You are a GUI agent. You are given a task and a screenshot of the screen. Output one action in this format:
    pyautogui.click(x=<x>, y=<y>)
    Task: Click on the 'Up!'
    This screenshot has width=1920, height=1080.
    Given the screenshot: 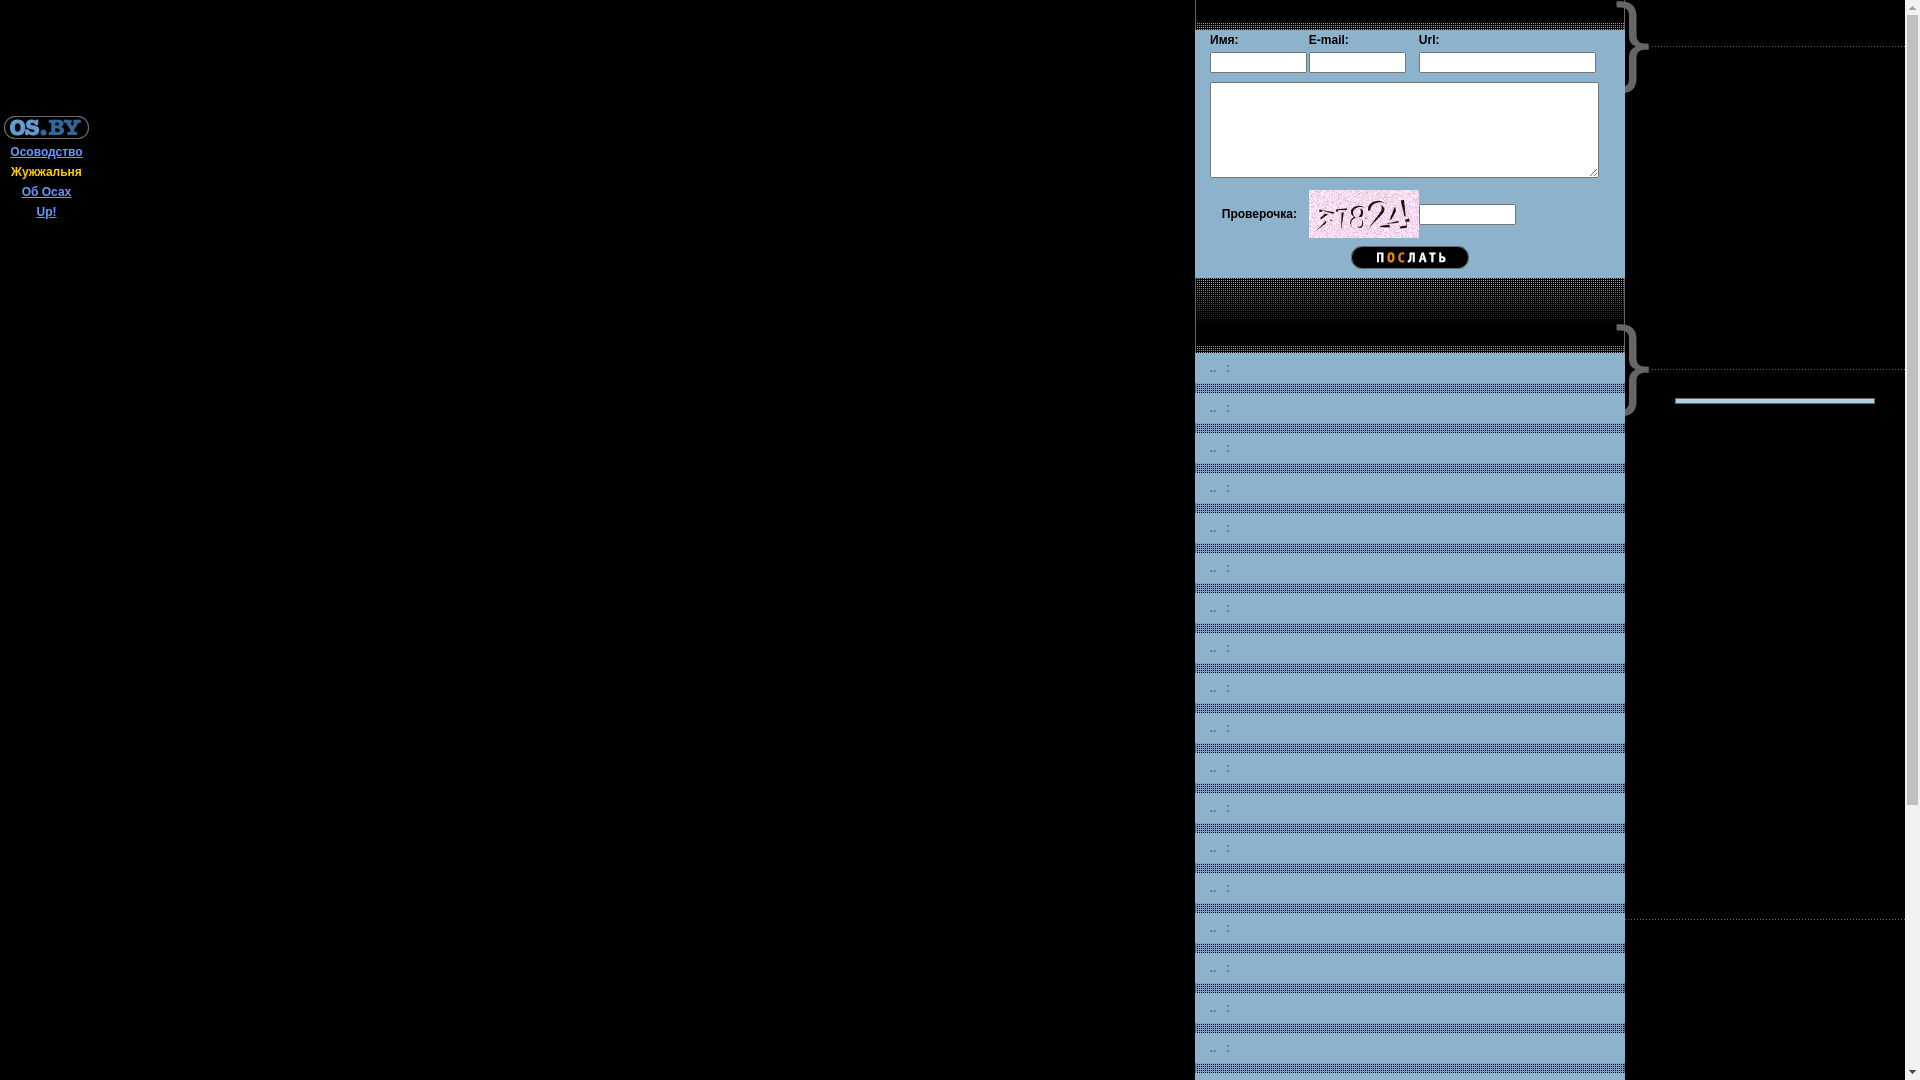 What is the action you would take?
    pyautogui.click(x=46, y=212)
    